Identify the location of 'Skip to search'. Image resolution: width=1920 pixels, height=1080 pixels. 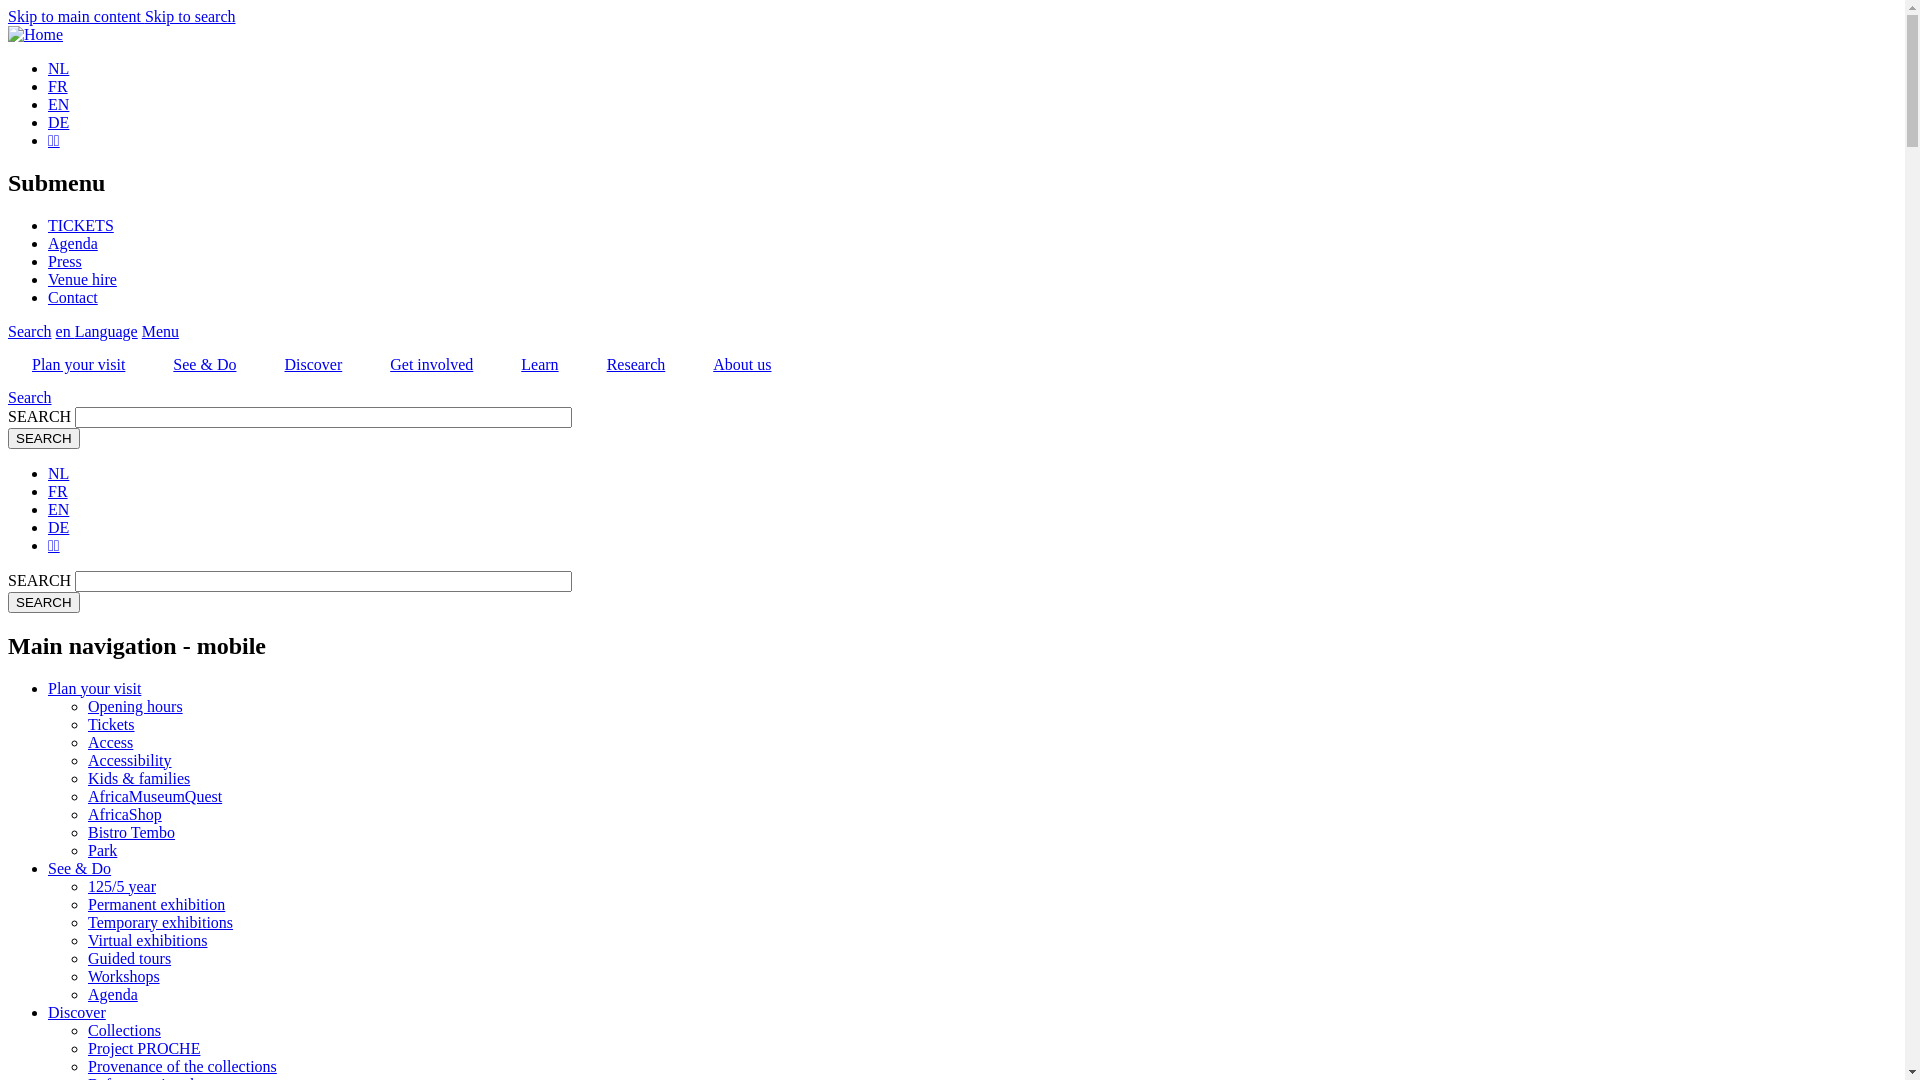
(190, 16).